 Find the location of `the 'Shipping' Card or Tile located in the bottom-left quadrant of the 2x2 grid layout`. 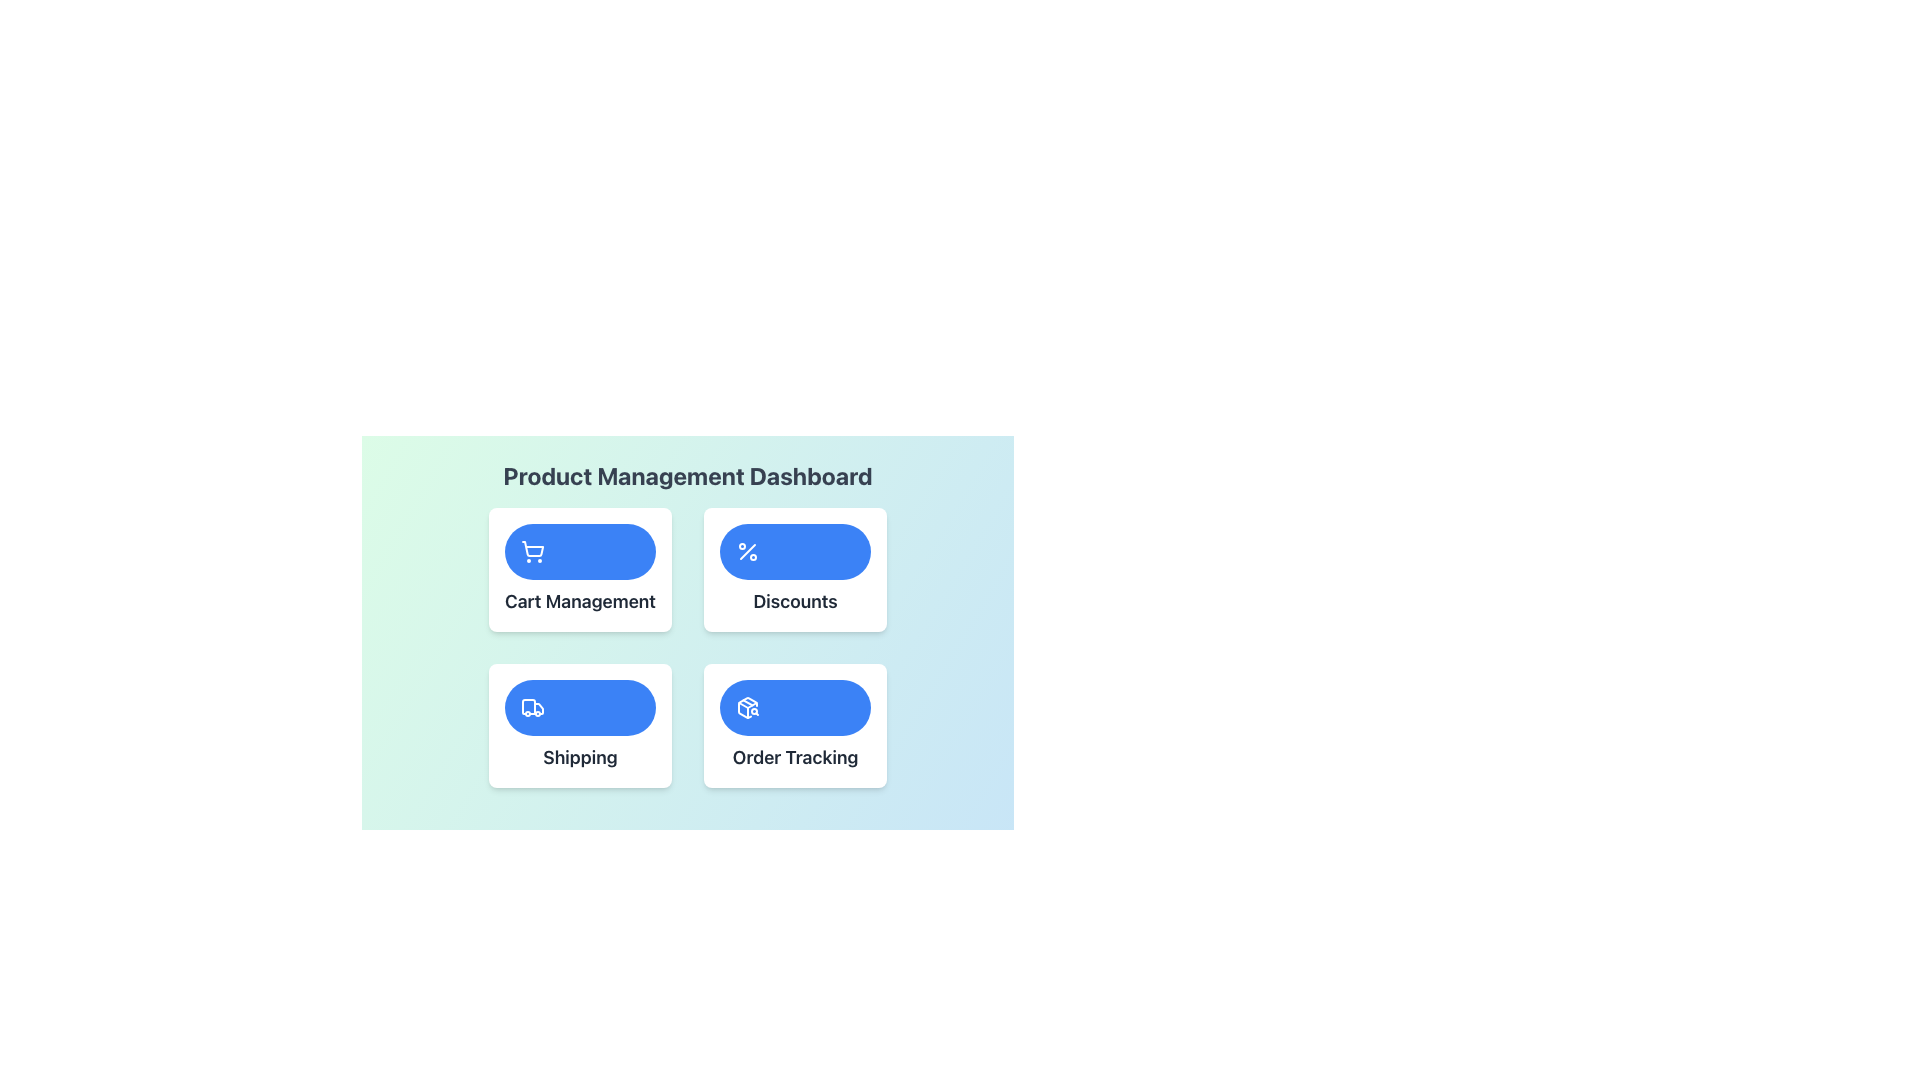

the 'Shipping' Card or Tile located in the bottom-left quadrant of the 2x2 grid layout is located at coordinates (579, 725).